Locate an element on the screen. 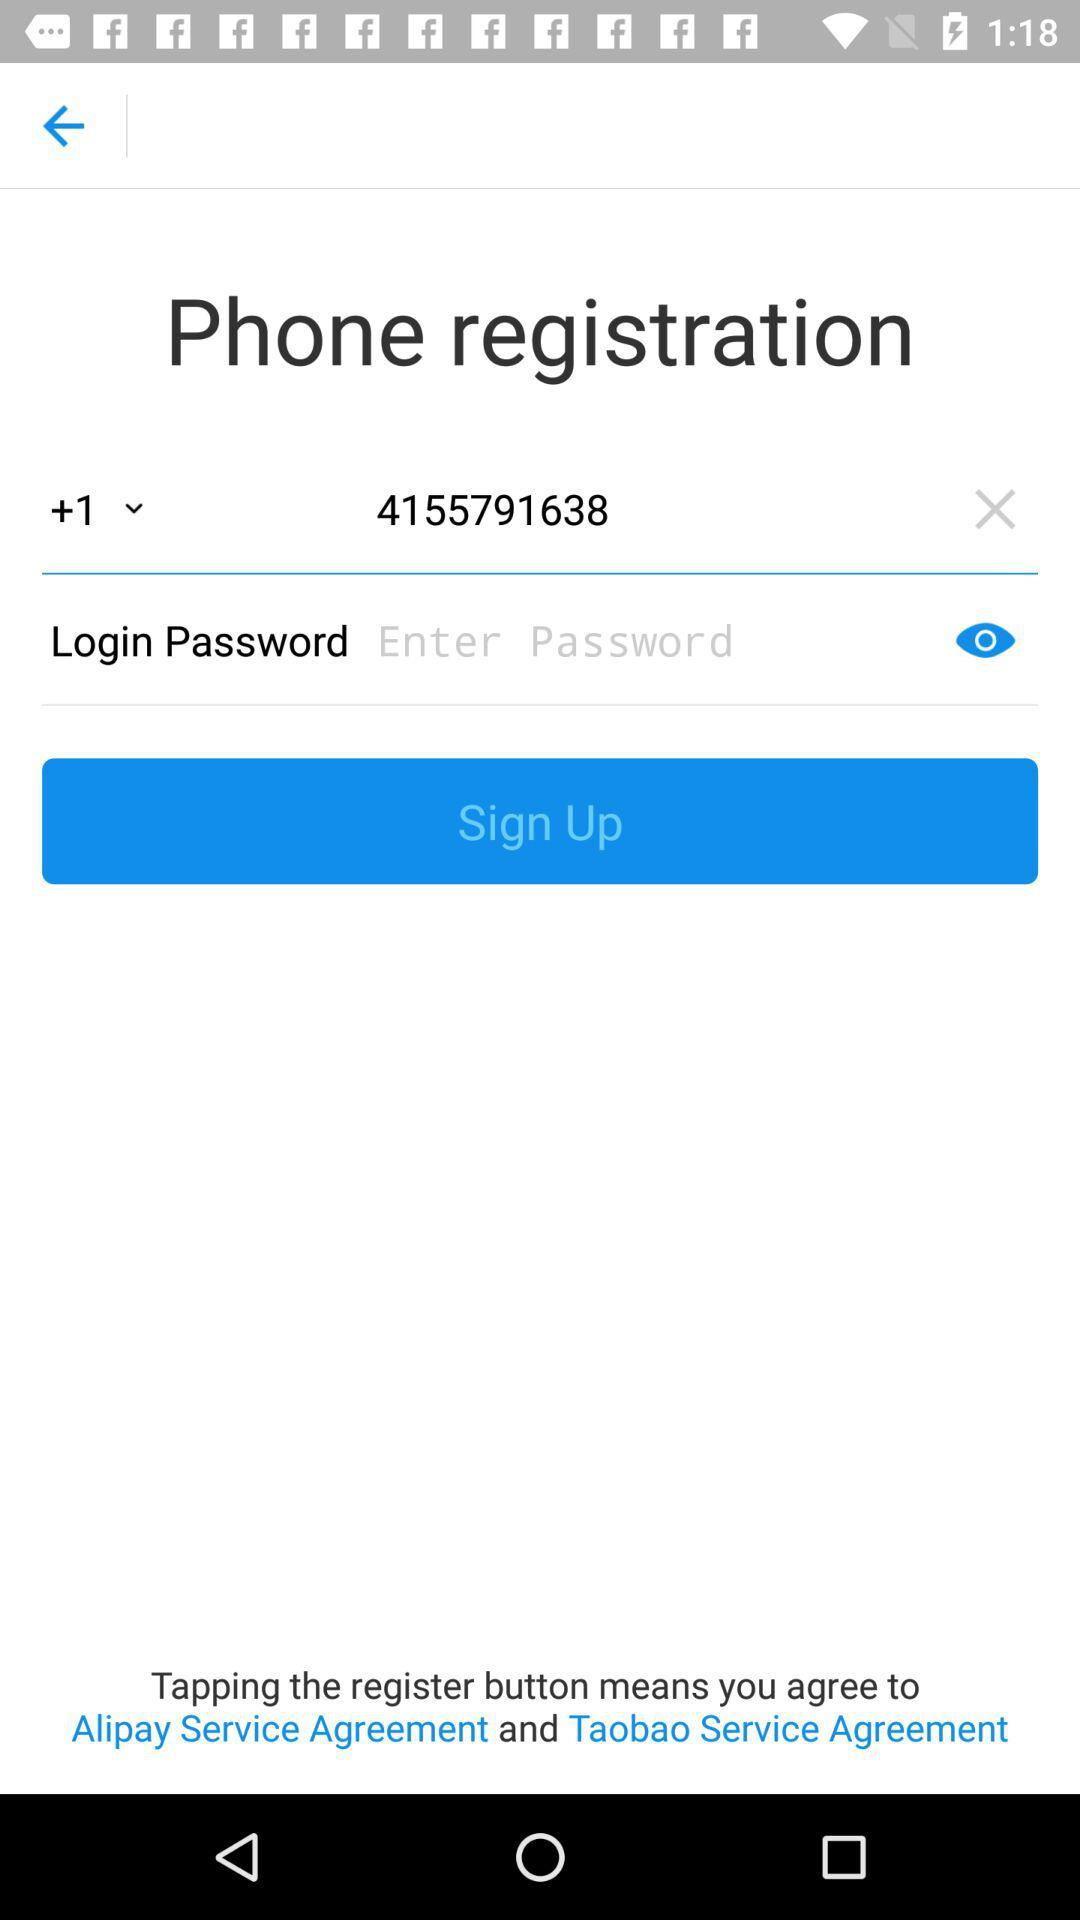 The width and height of the screenshot is (1080, 1920). the 4155791638 item is located at coordinates (655, 508).